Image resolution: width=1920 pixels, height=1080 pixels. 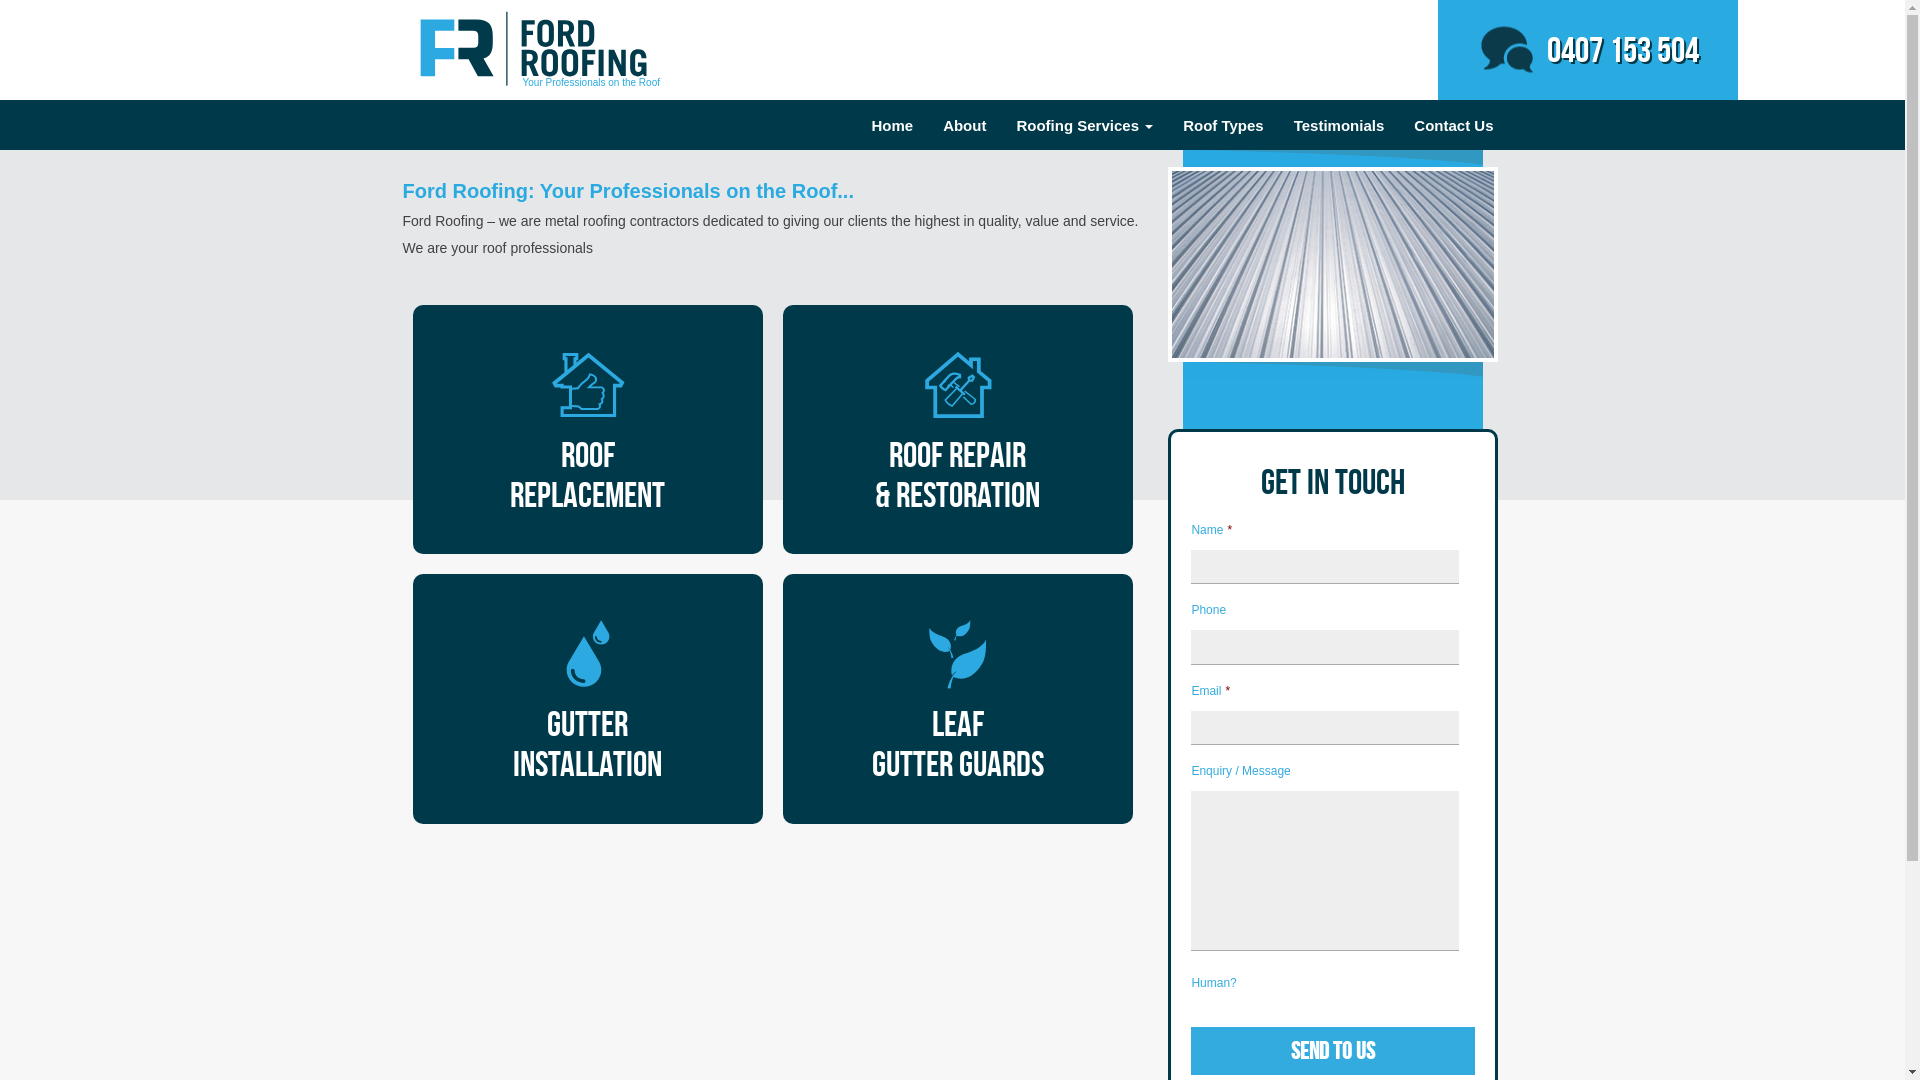 I want to click on 'Send to Us', so click(x=1333, y=1049).